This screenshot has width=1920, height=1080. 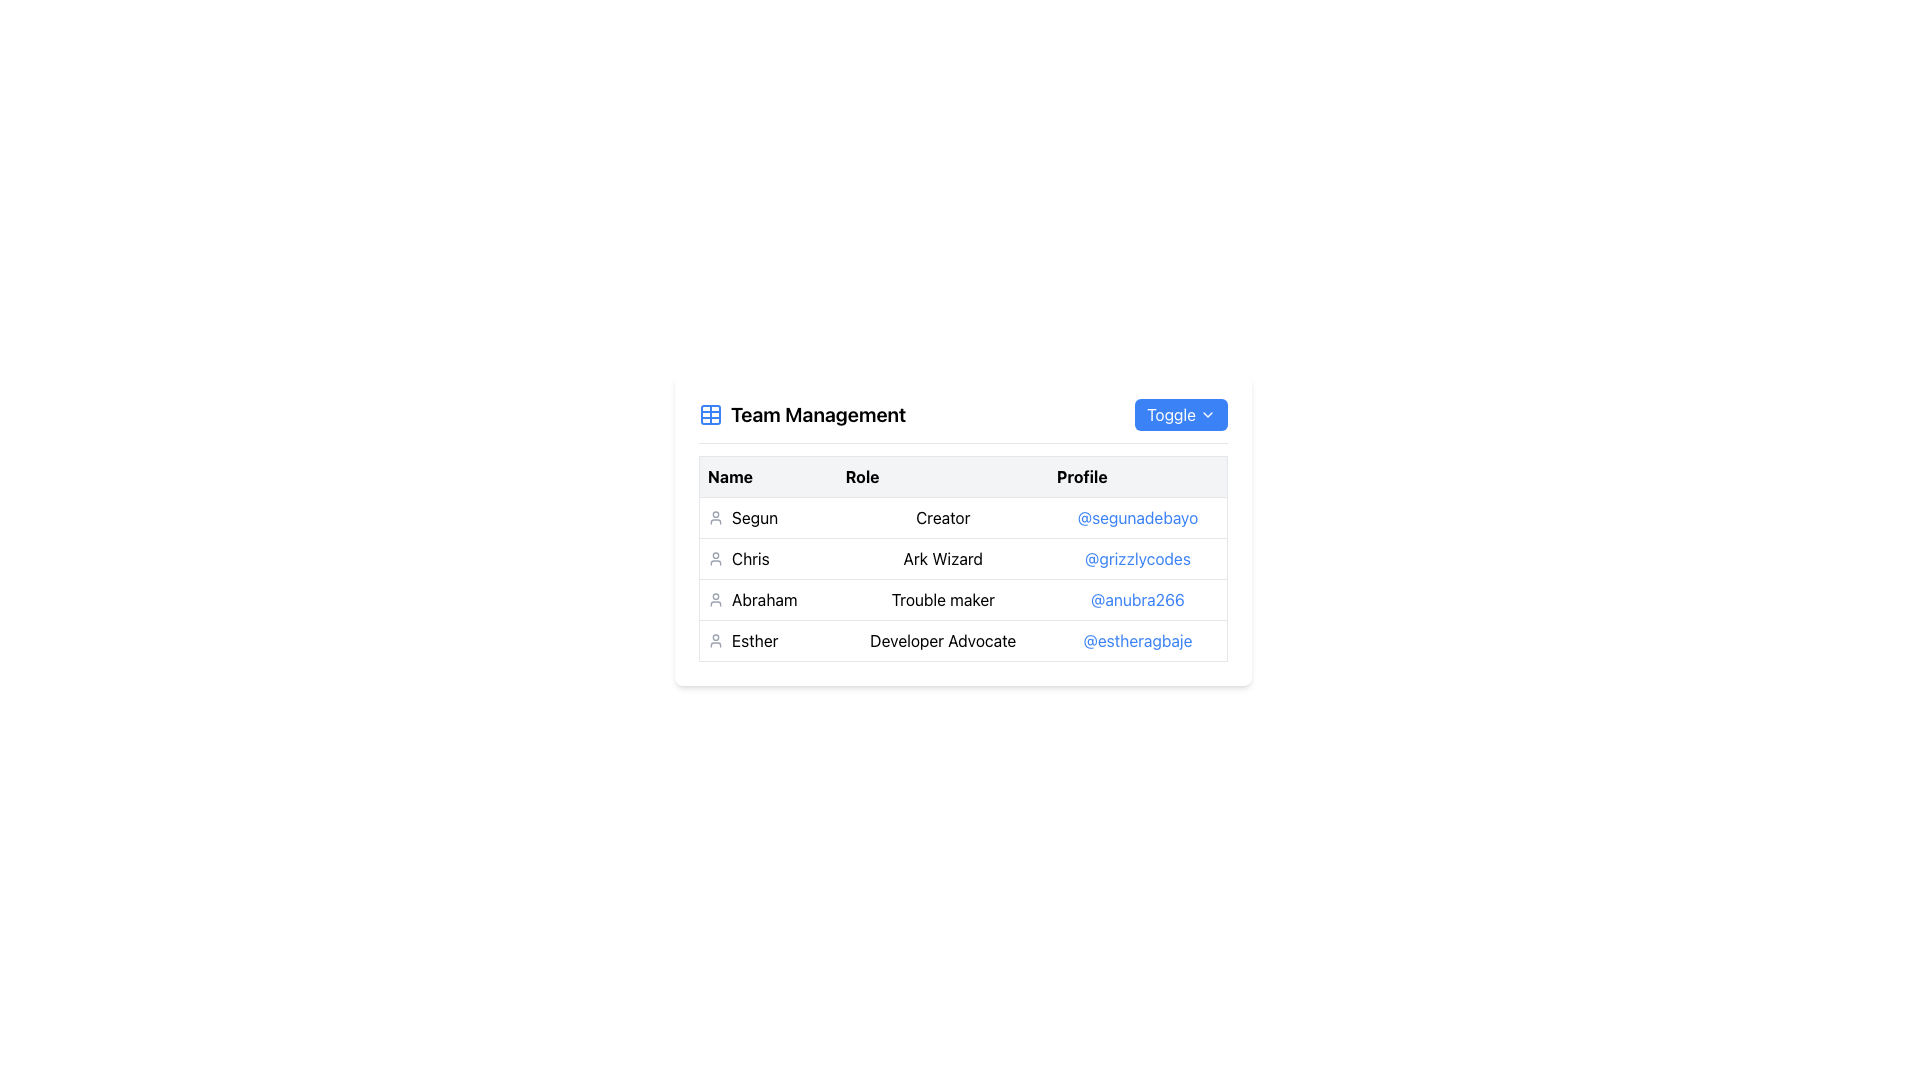 What do you see at coordinates (1207, 414) in the screenshot?
I see `the small downward-pointing chevron icon located to the right of the 'Toggle' text within the 'Toggle' button at the top right of the 'Team Management' widget` at bounding box center [1207, 414].